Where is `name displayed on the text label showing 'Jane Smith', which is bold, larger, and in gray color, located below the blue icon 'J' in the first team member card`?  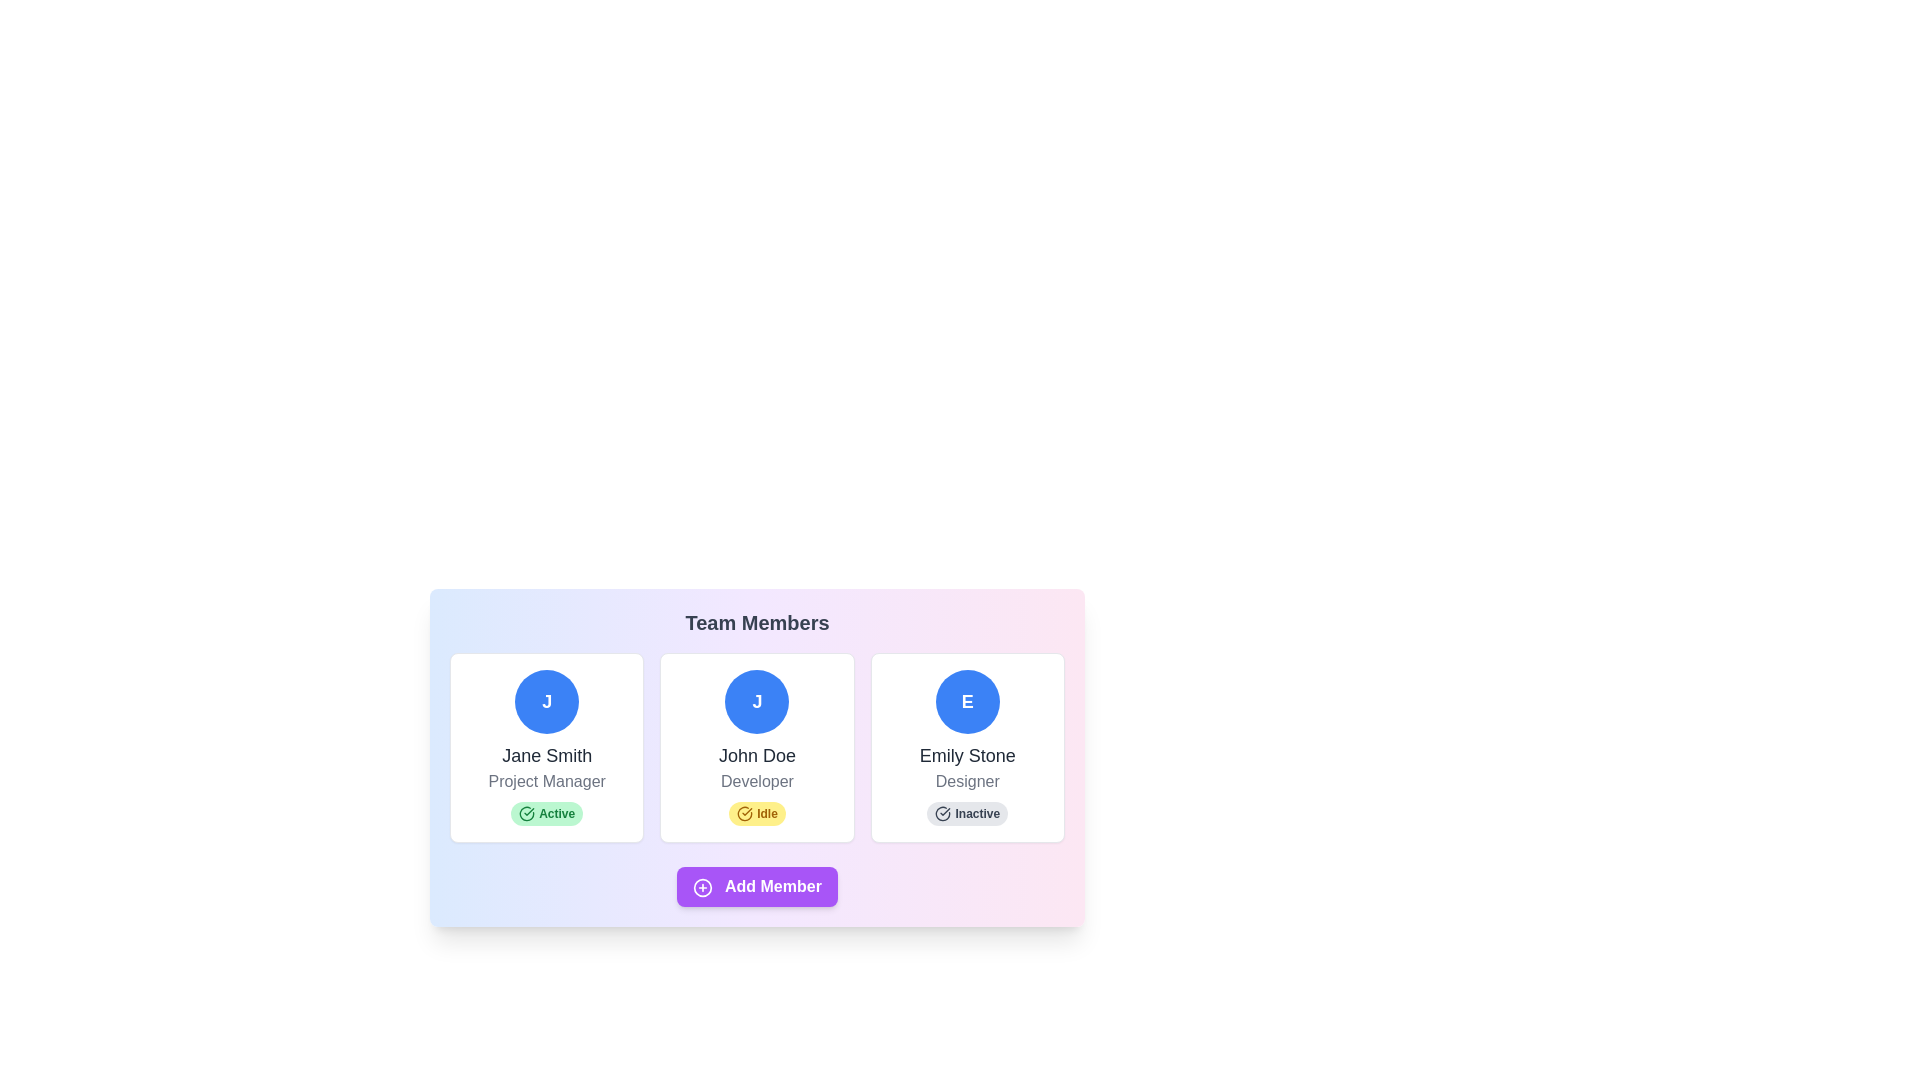 name displayed on the text label showing 'Jane Smith', which is bold, larger, and in gray color, located below the blue icon 'J' in the first team member card is located at coordinates (547, 756).